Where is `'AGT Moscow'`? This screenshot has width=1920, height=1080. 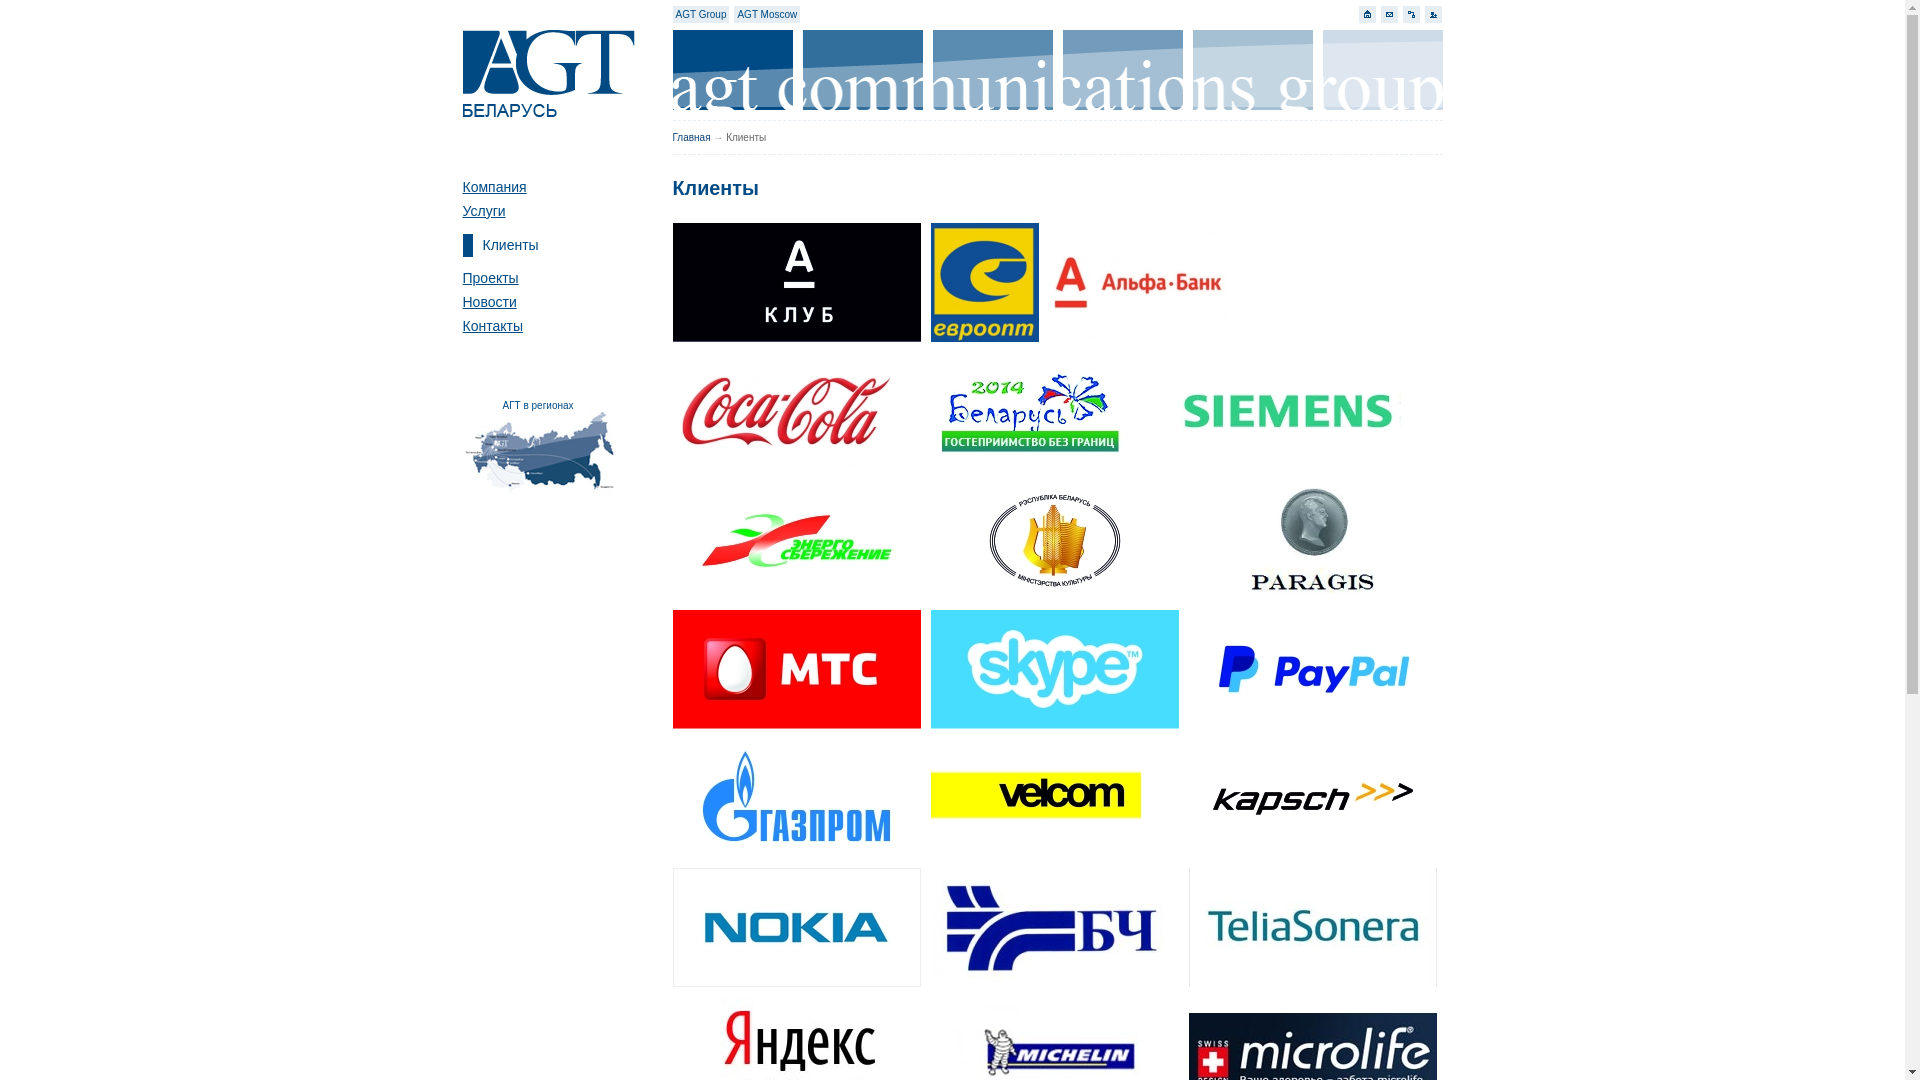 'AGT Moscow' is located at coordinates (766, 14).